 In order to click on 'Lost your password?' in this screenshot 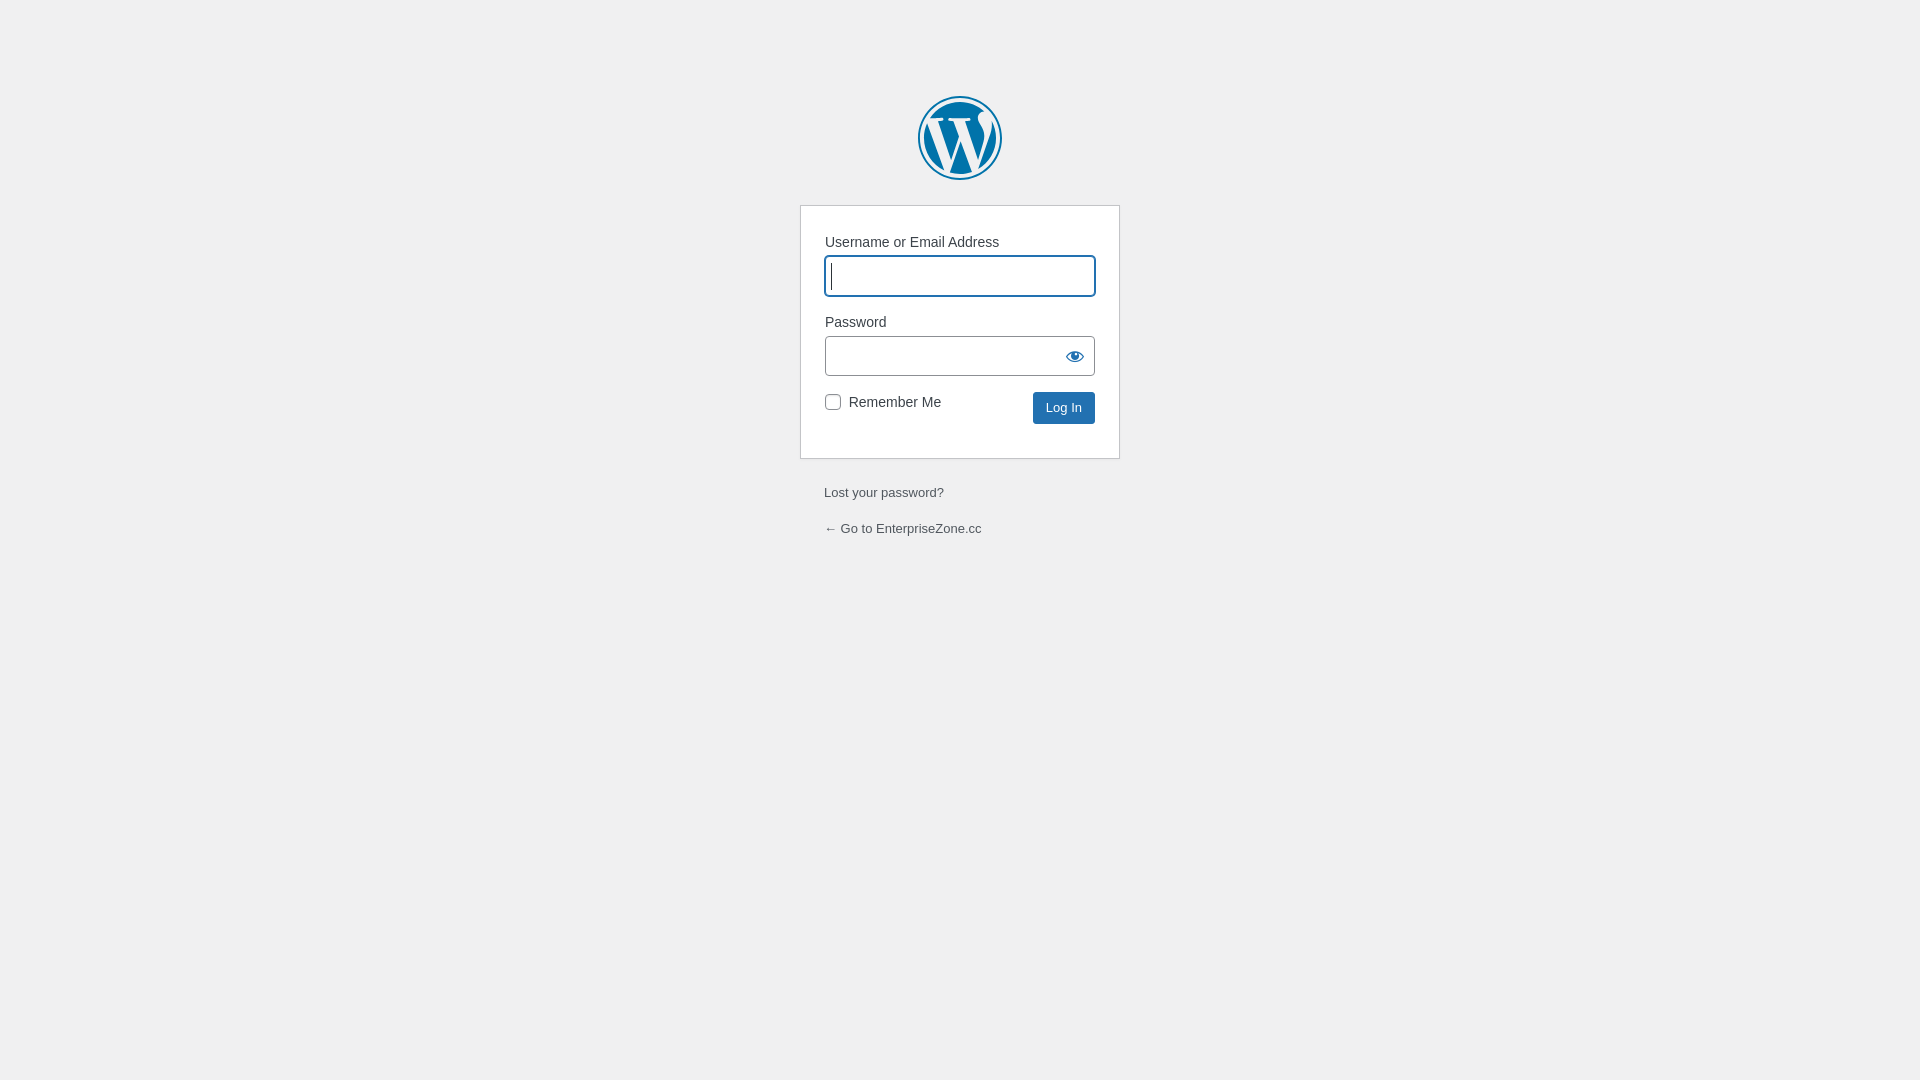, I will do `click(882, 492)`.